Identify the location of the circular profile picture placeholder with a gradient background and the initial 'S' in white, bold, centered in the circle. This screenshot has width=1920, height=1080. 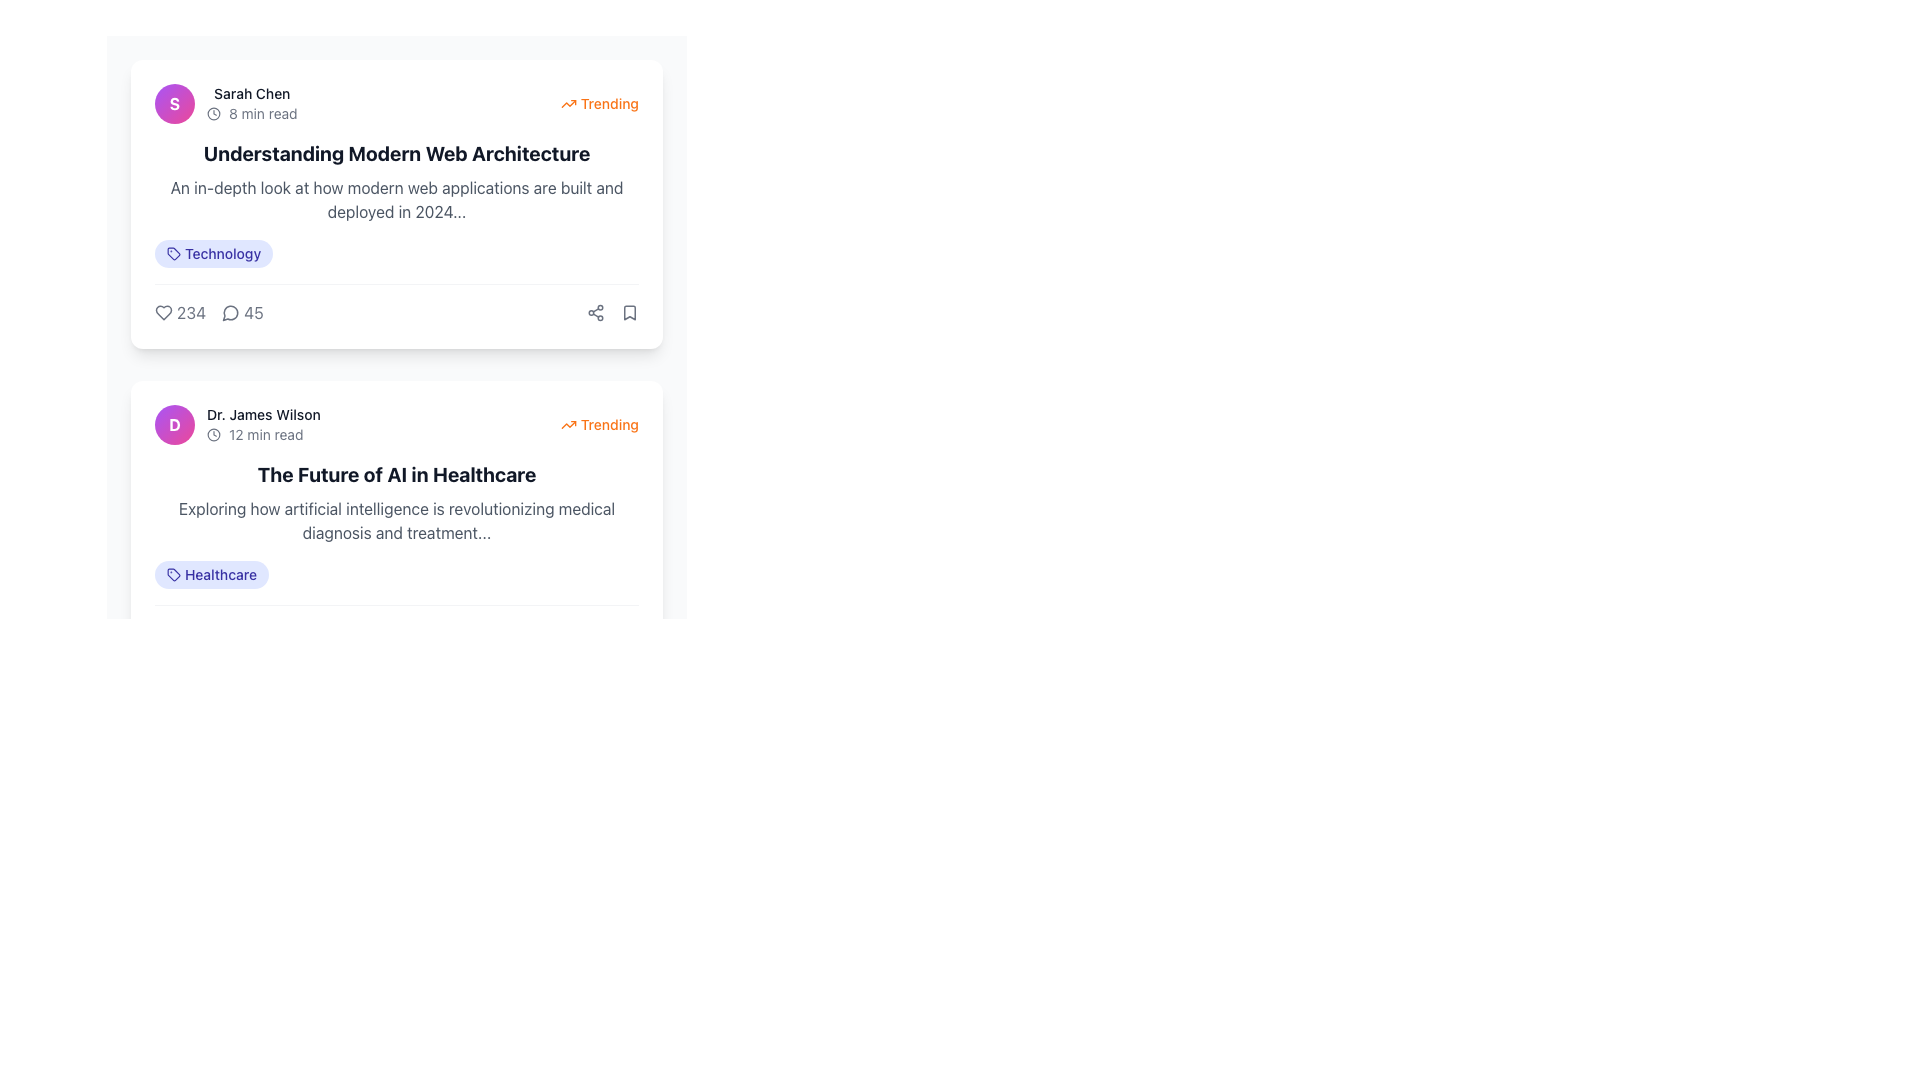
(174, 104).